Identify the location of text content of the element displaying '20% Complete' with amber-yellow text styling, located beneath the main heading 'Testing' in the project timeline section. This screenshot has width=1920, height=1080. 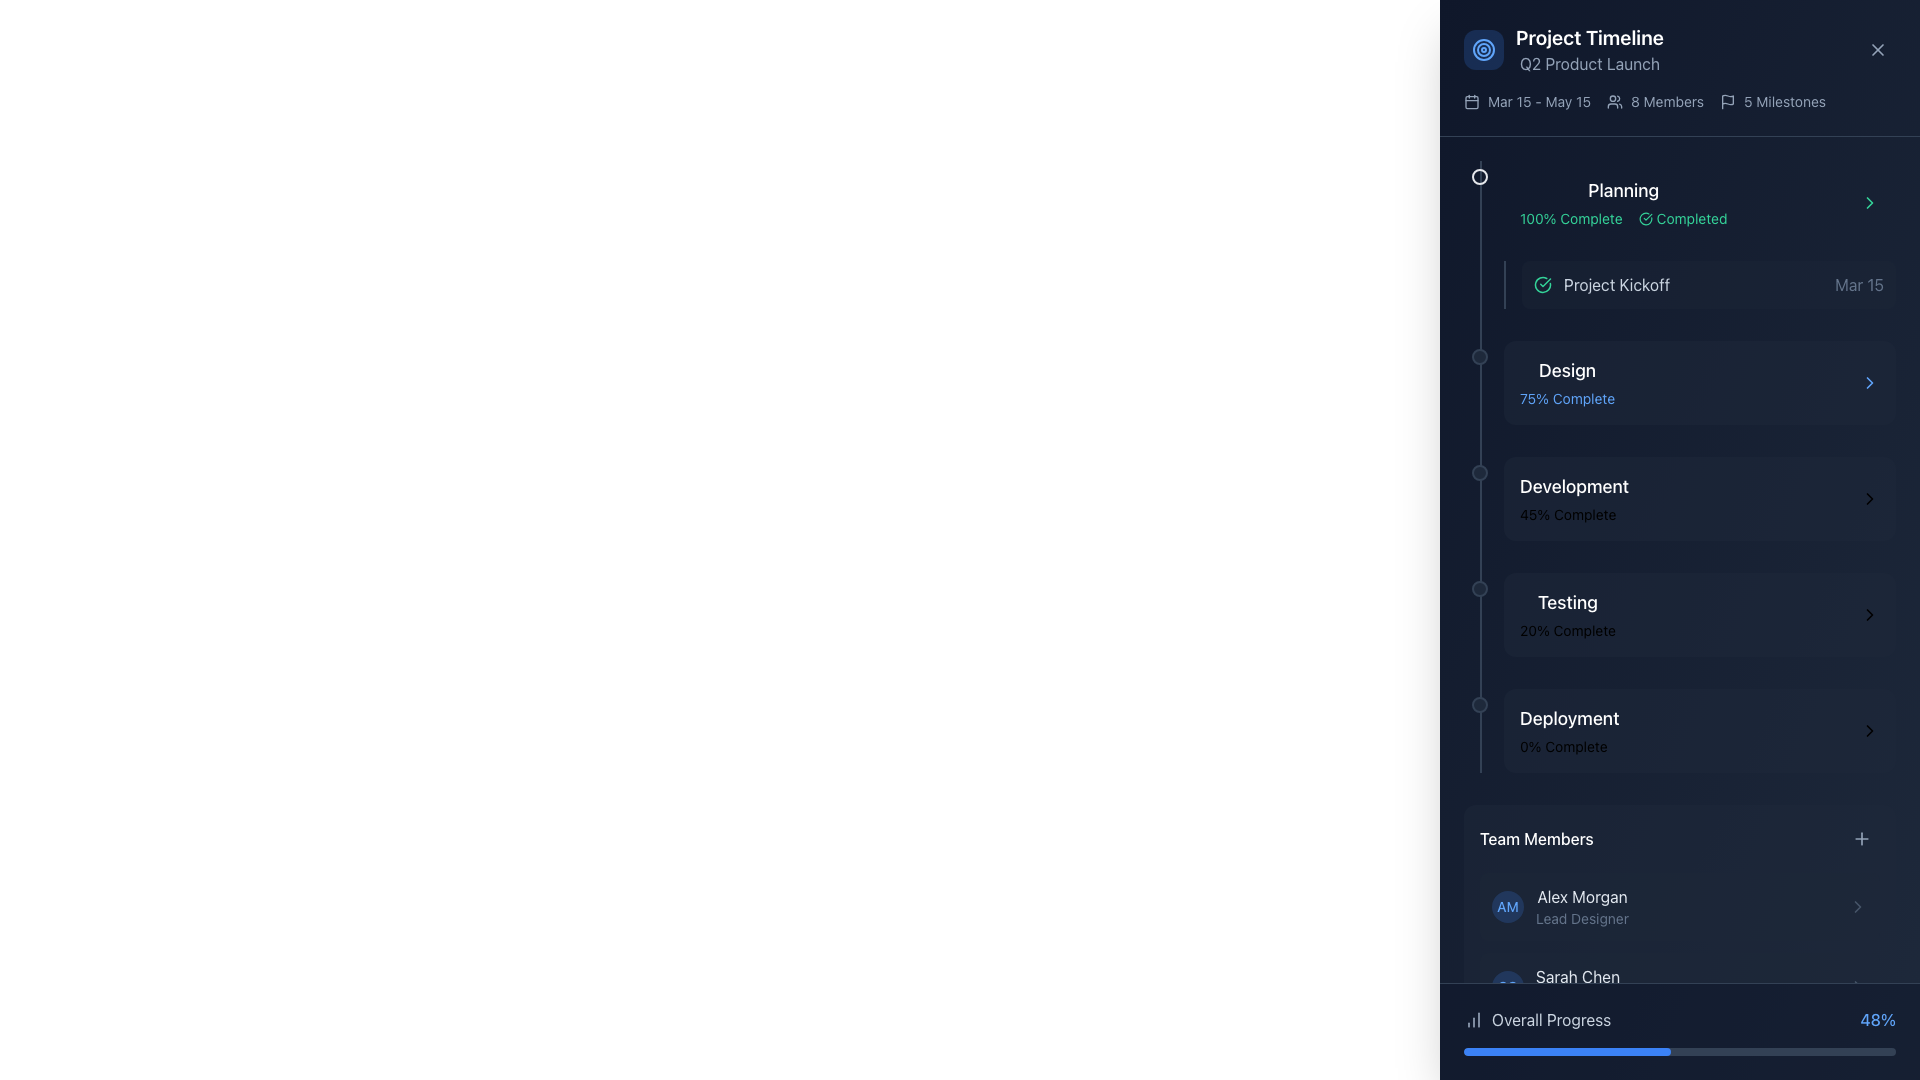
(1566, 631).